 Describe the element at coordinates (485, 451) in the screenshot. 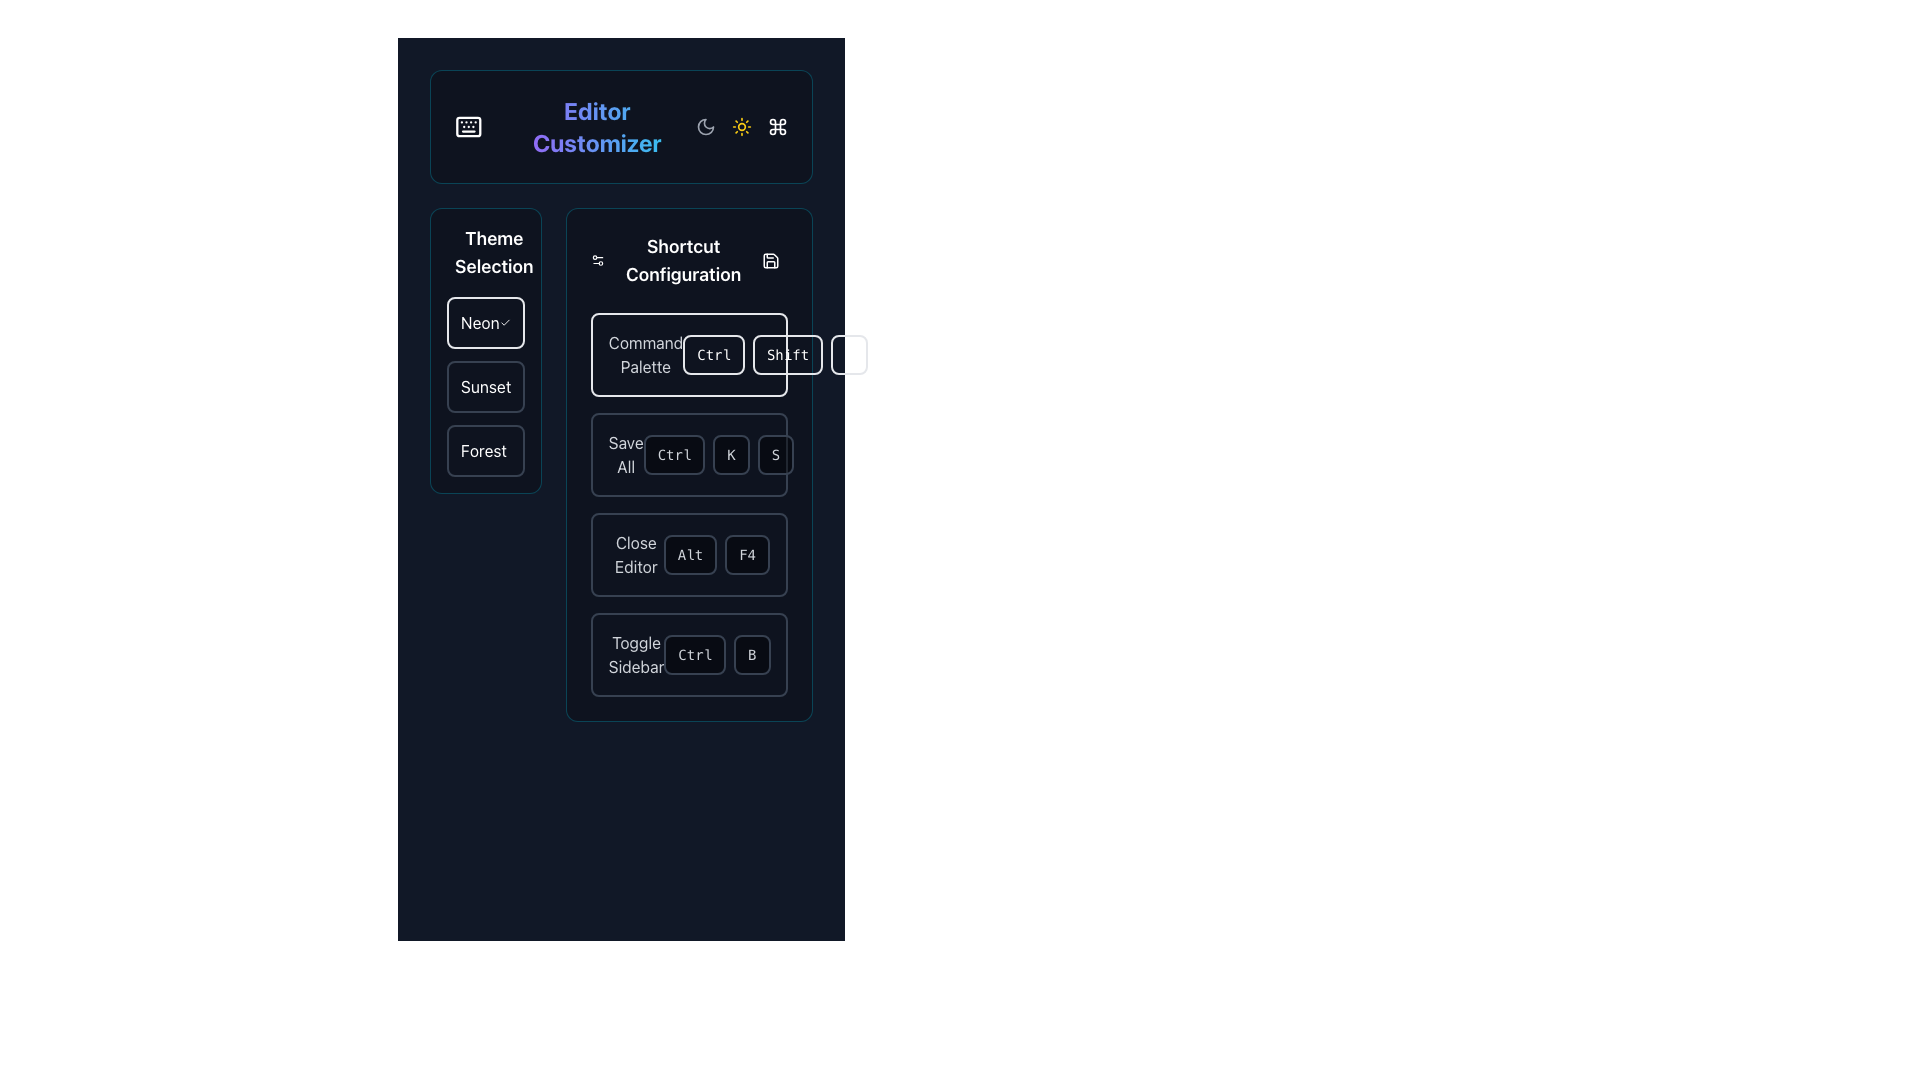

I see `the 'Forest' theme button, which is the third option in the 'Theme Selection' list in the left sidebar, styled with a dark theme and white outline` at that location.